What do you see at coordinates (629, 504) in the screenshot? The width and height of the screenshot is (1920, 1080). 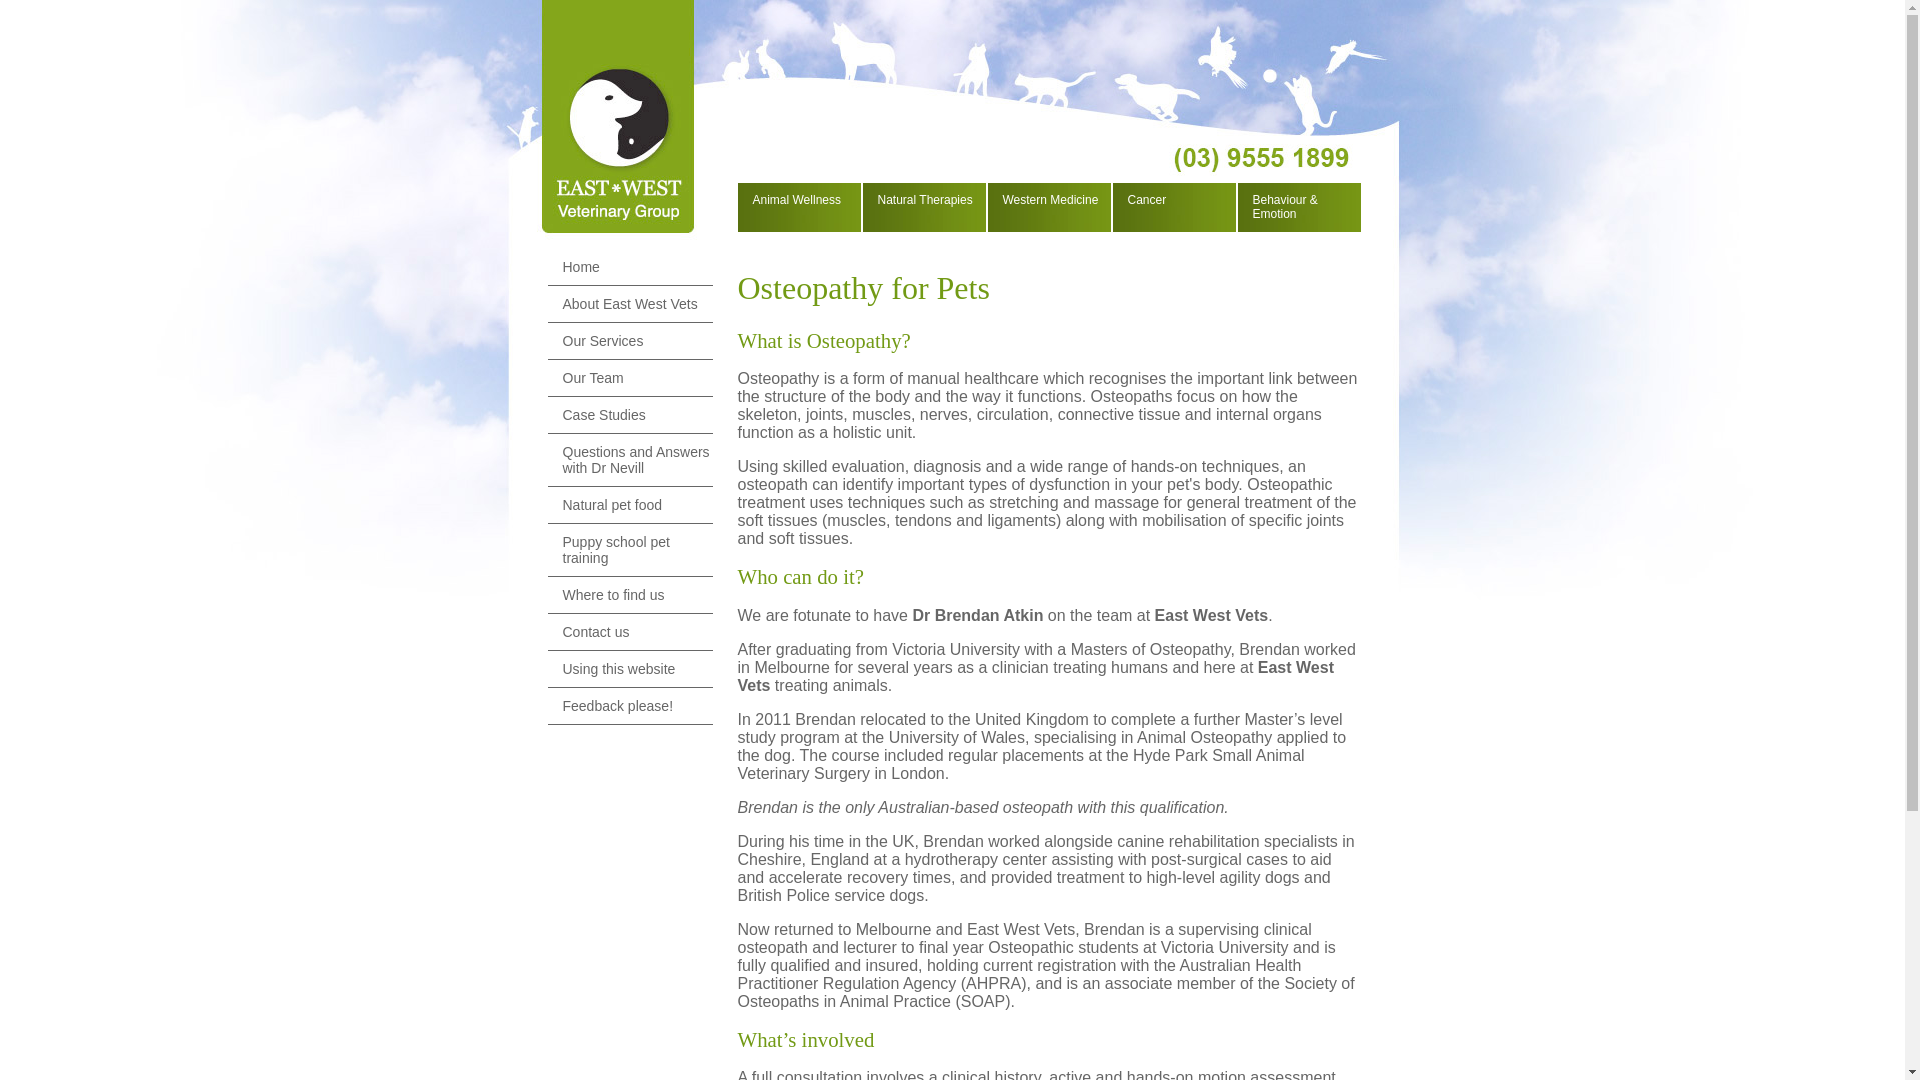 I see `'Natural pet food'` at bounding box center [629, 504].